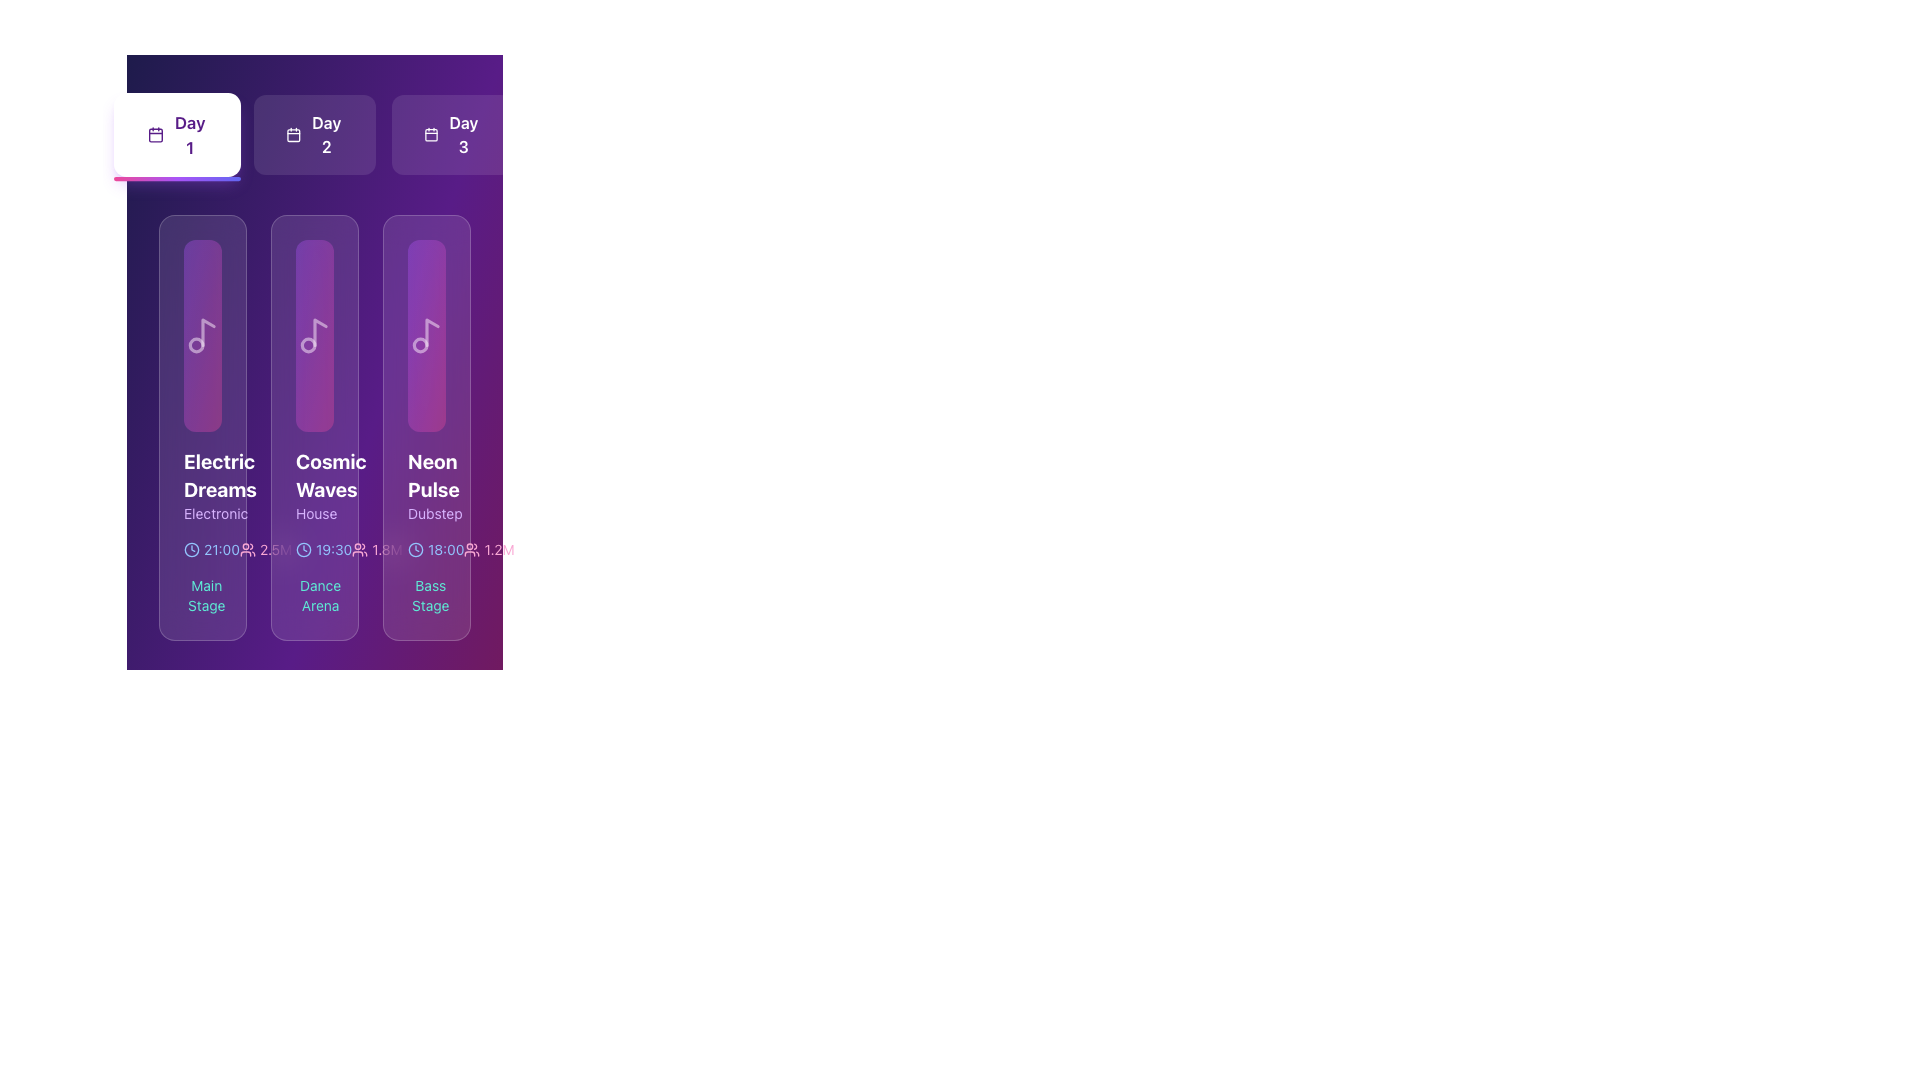 This screenshot has height=1080, width=1920. What do you see at coordinates (202, 475) in the screenshot?
I see `information displayed on the 'Electric Dreams' text label, which is styled in bold white text on a purple background, positioned at the top of the leftmost card in a list` at bounding box center [202, 475].